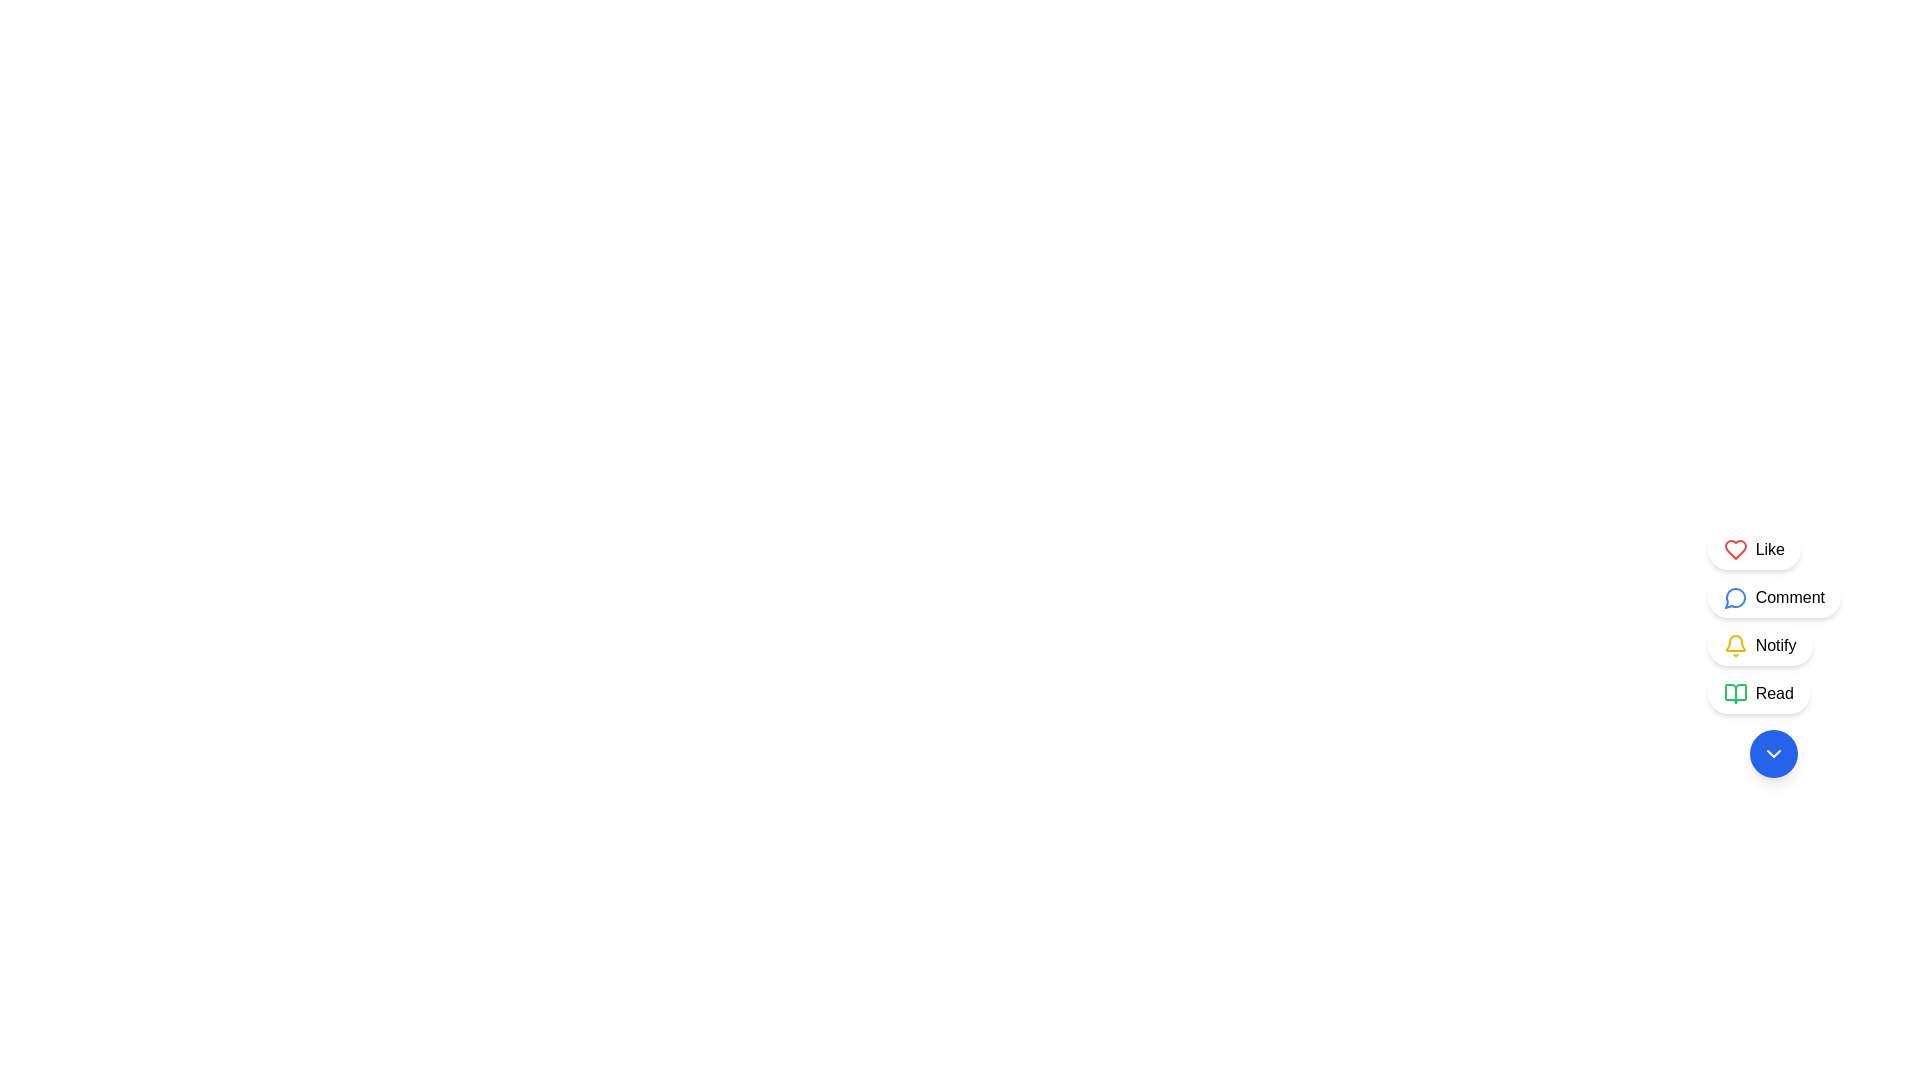 This screenshot has width=1920, height=1080. Describe the element at coordinates (1774, 753) in the screenshot. I see `the downward-pointing chevron SVG icon contained within a blue circular button at the bottom of the vertical column` at that location.